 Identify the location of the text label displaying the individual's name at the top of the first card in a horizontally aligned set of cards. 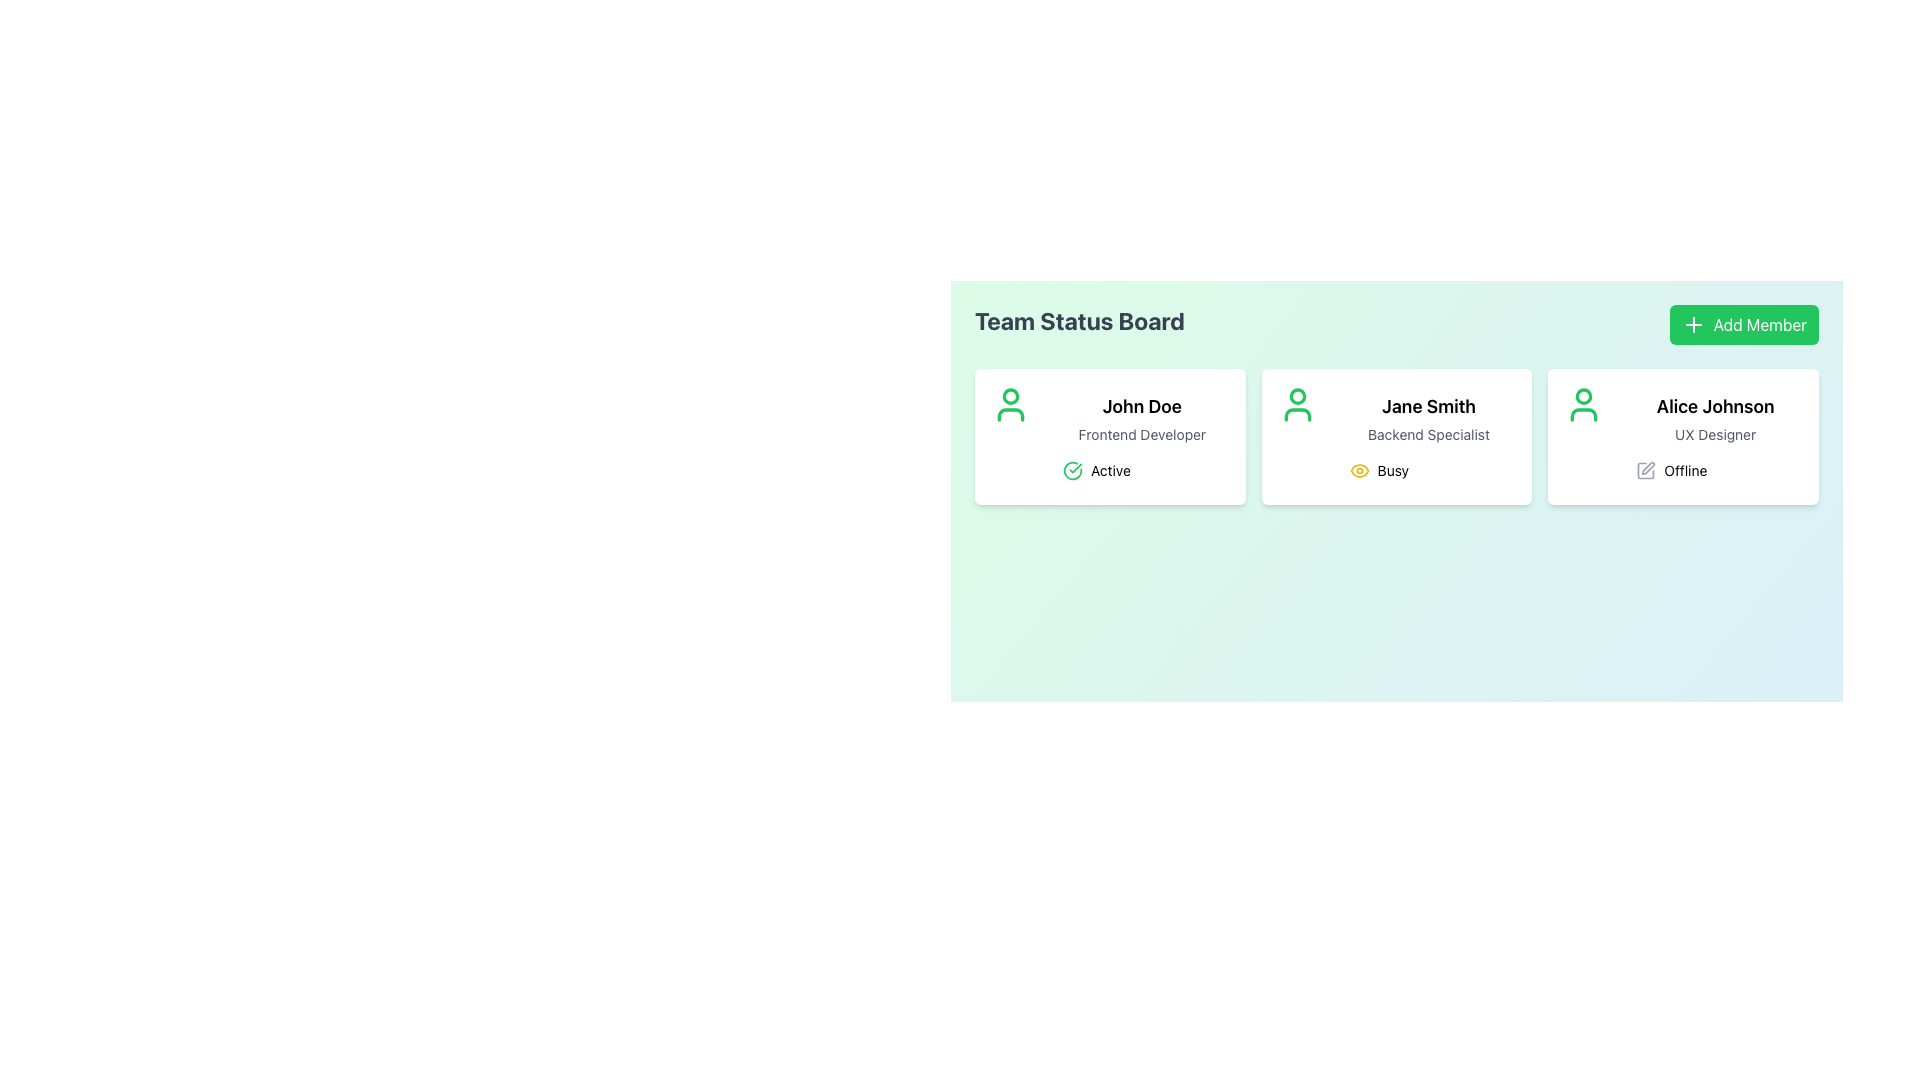
(1142, 406).